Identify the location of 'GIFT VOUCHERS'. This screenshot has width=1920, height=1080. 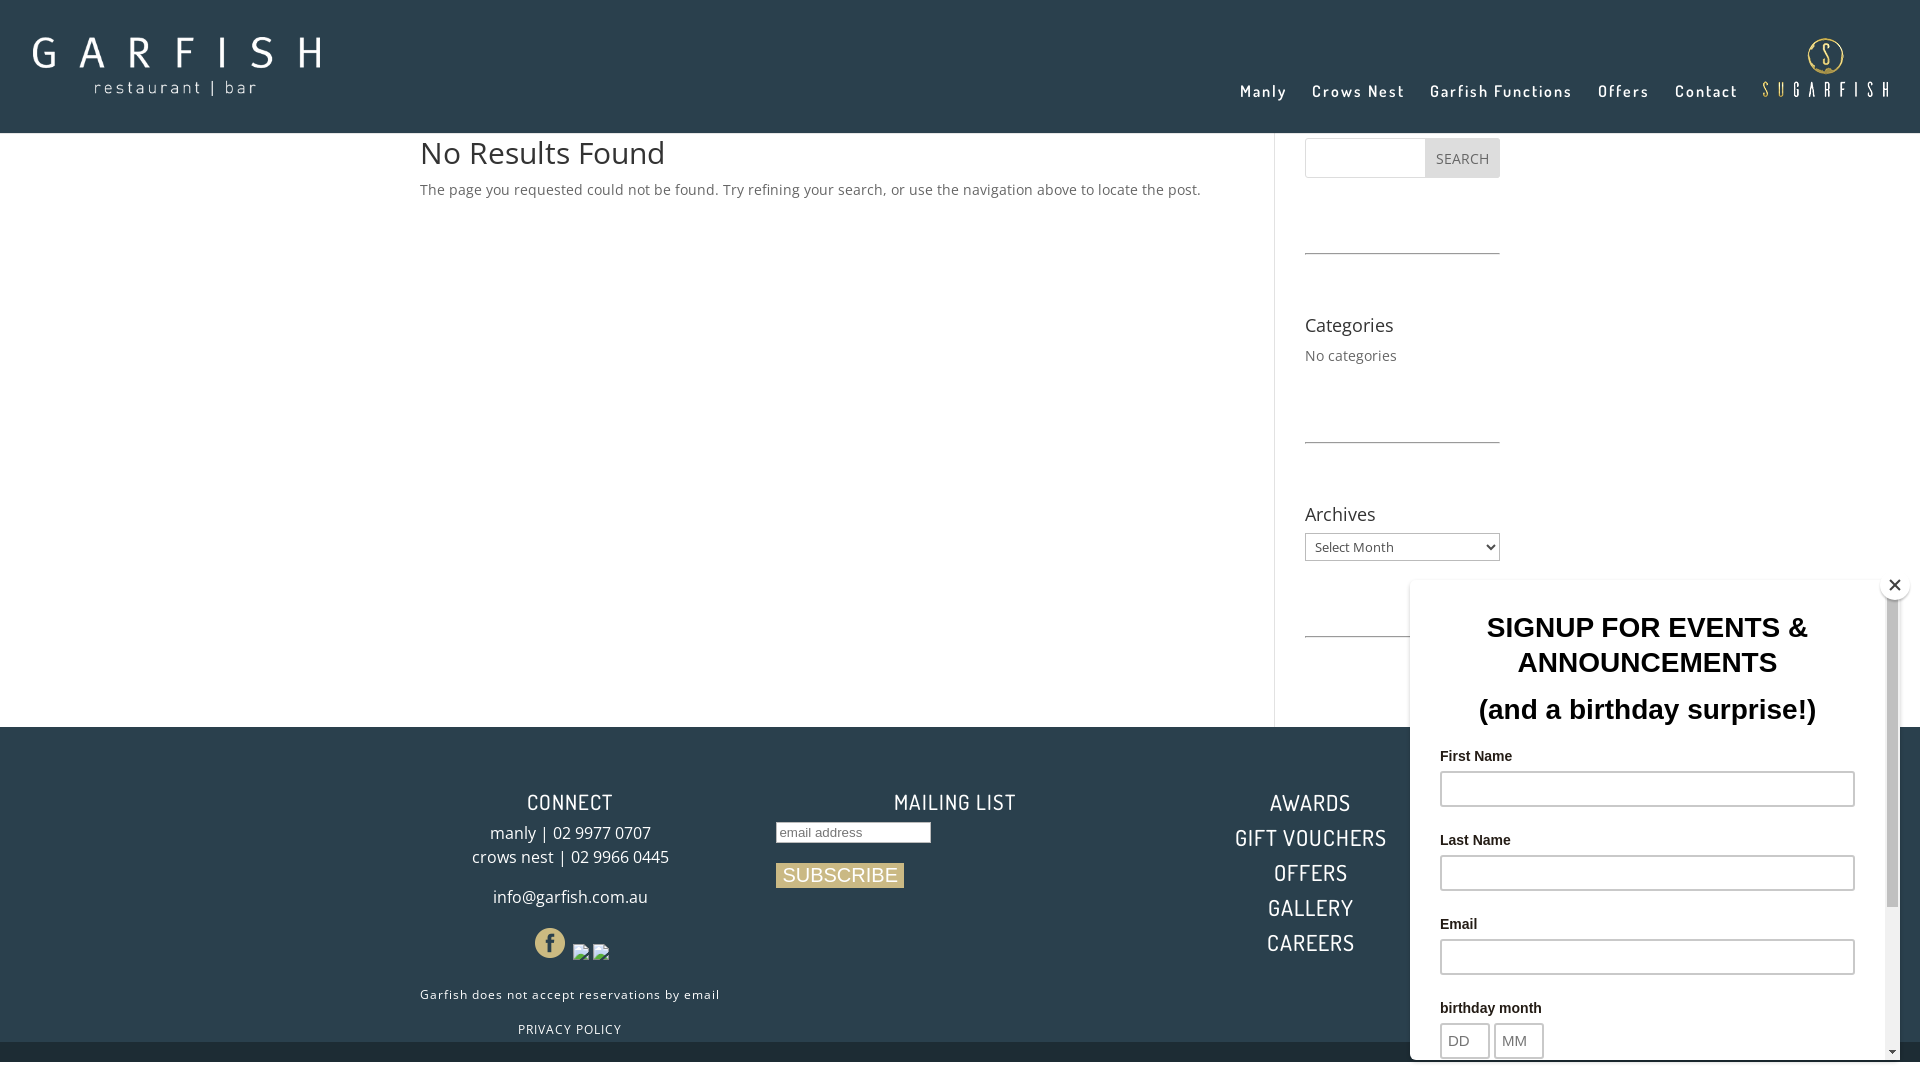
(1310, 837).